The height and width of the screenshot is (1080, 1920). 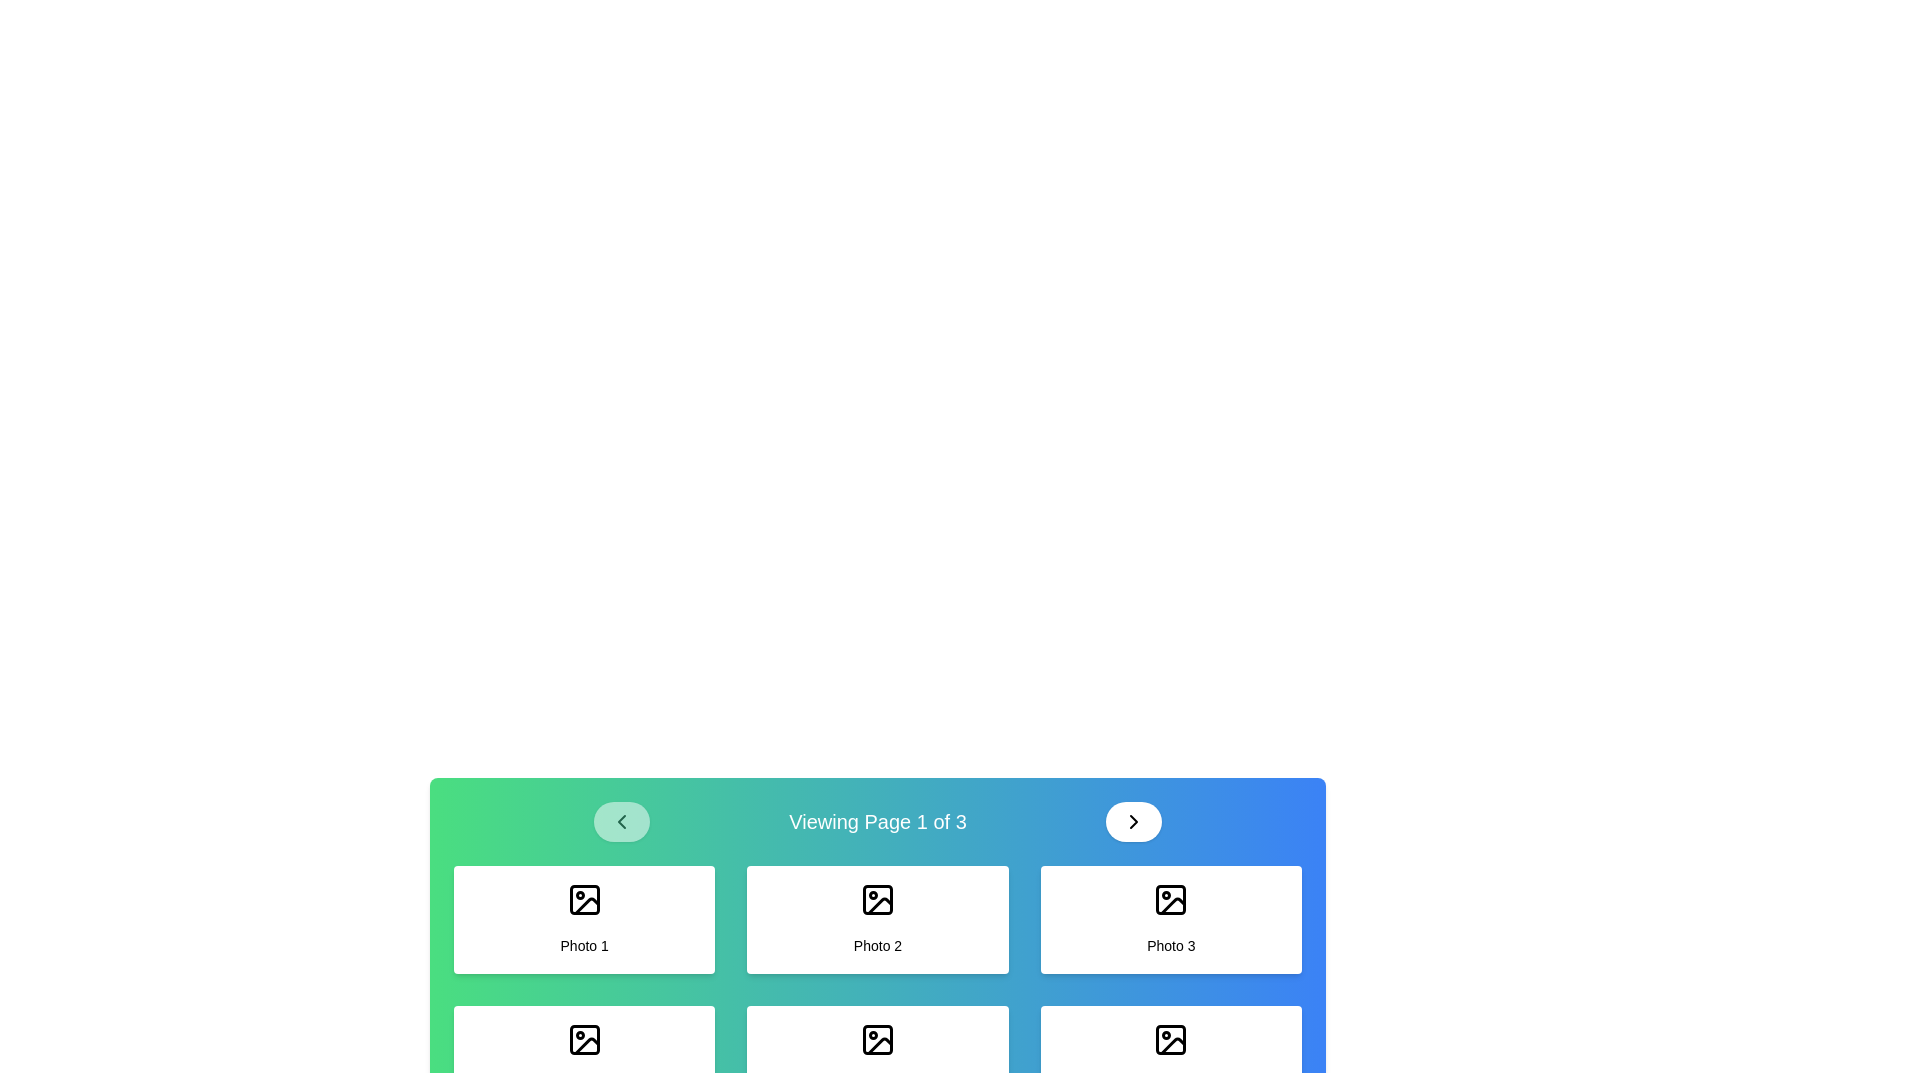 What do you see at coordinates (583, 898) in the screenshot?
I see `the decorative rectangular component within the photo icon located at the top-left corner of the icon, which is positioned above the text labeled 'Photo 1'` at bounding box center [583, 898].